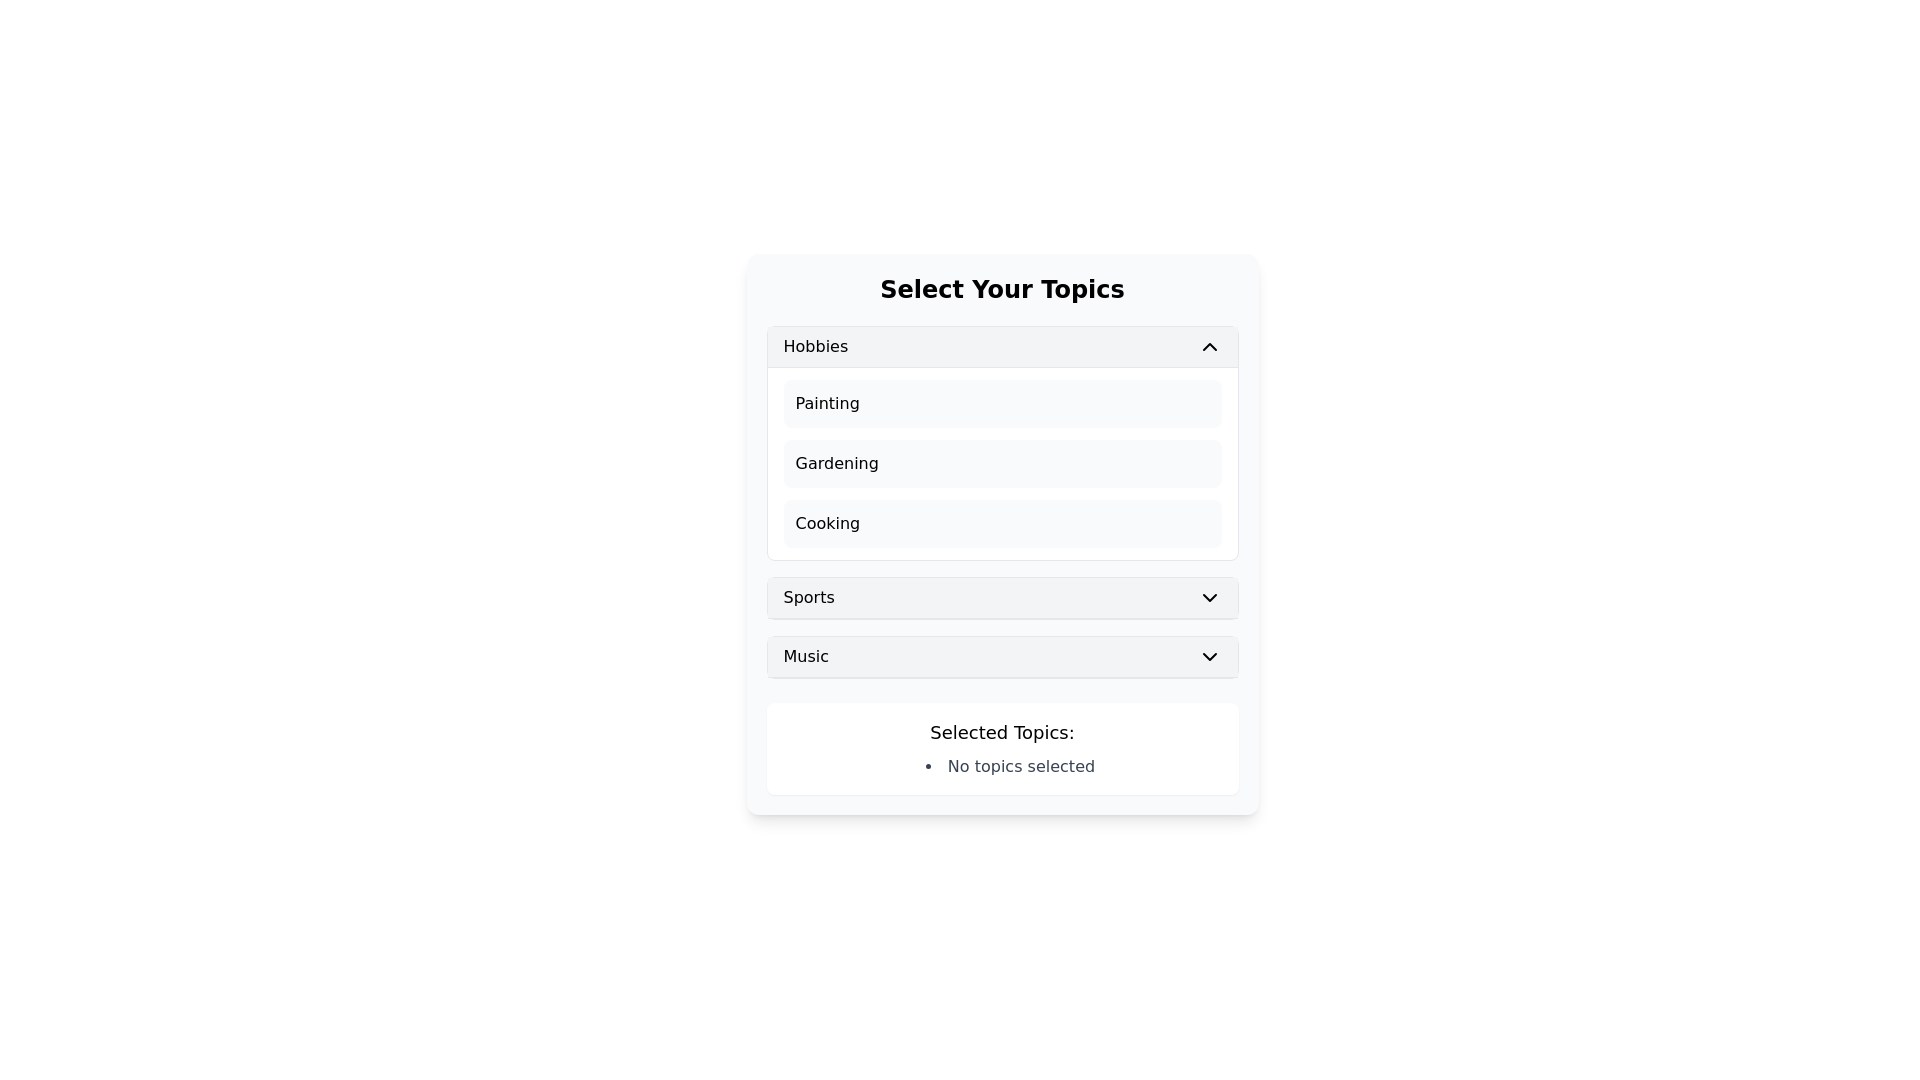 This screenshot has height=1080, width=1920. Describe the element at coordinates (1002, 442) in the screenshot. I see `the 'Hobbies' dropdown list` at that location.